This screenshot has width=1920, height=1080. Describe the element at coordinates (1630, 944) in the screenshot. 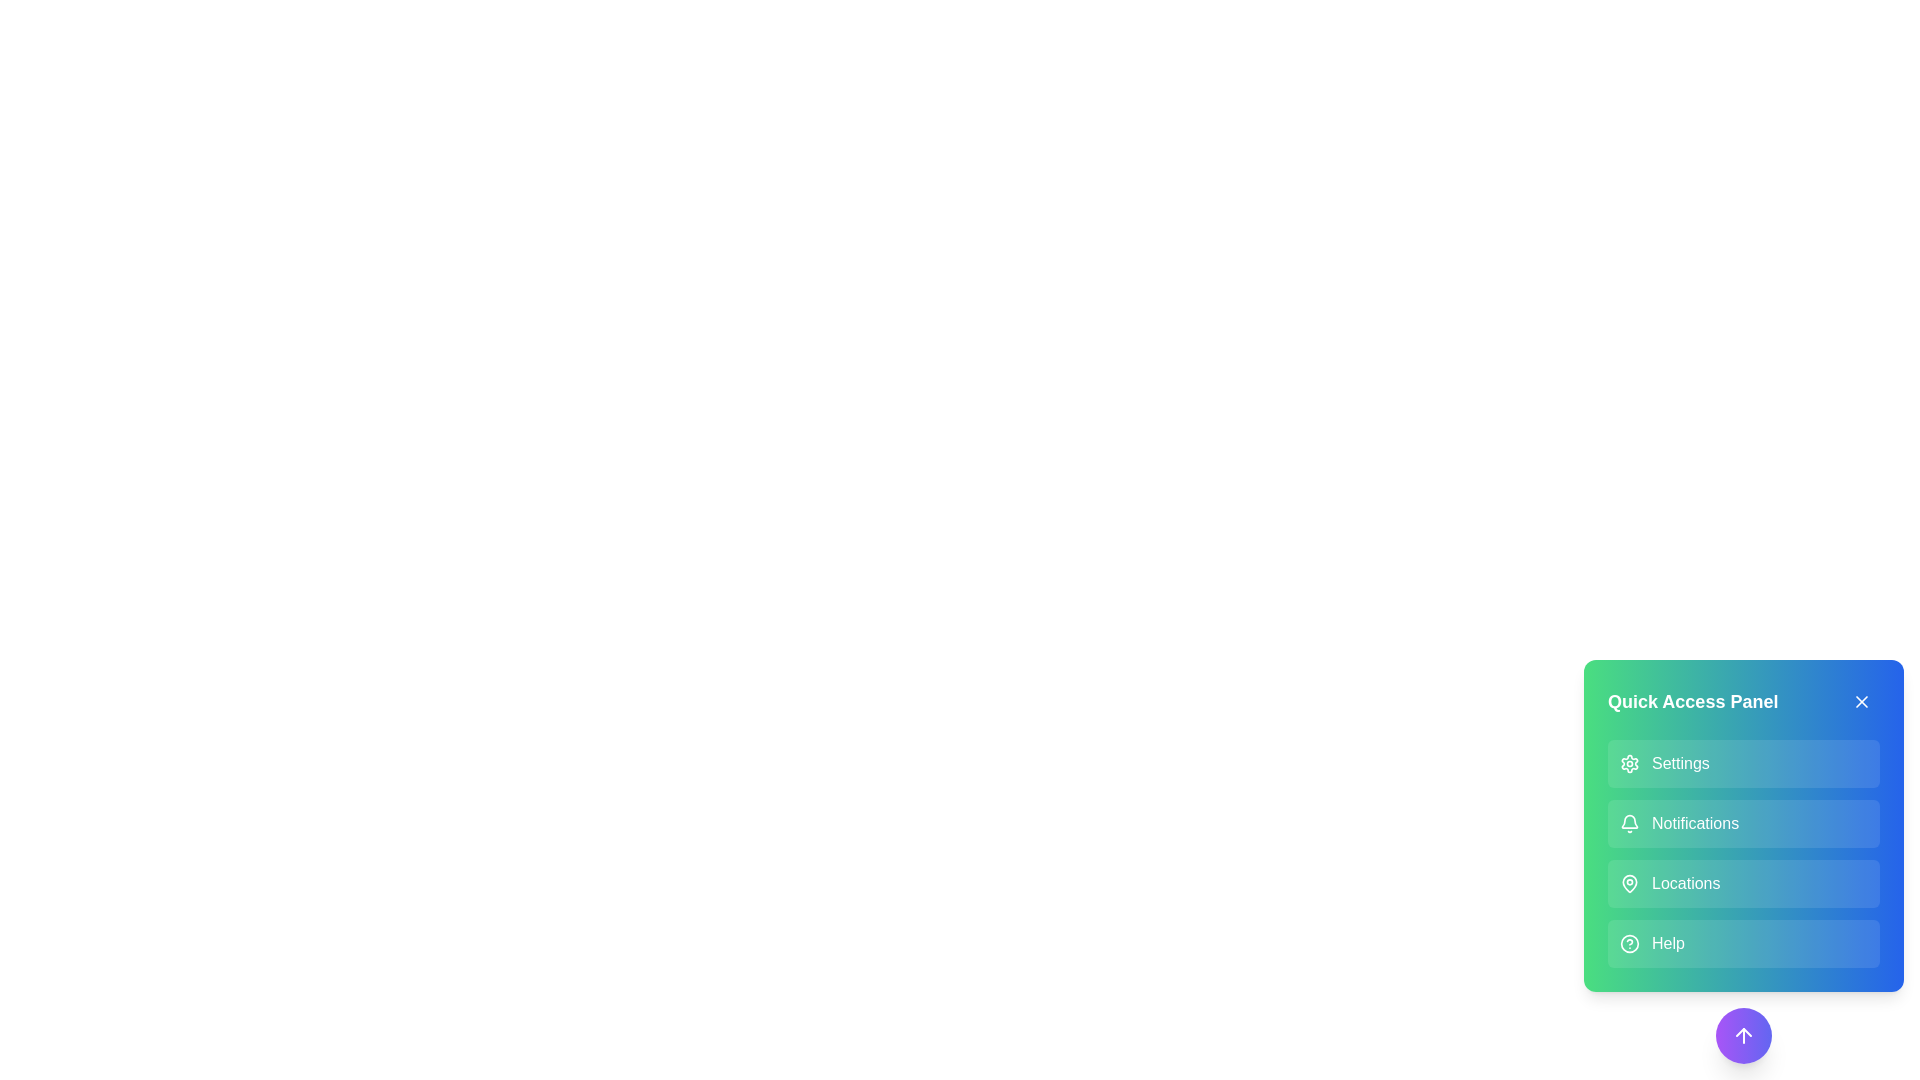

I see `circular outline element located at the center of the 'Help' button in the 'Quick Access Panel'` at that location.